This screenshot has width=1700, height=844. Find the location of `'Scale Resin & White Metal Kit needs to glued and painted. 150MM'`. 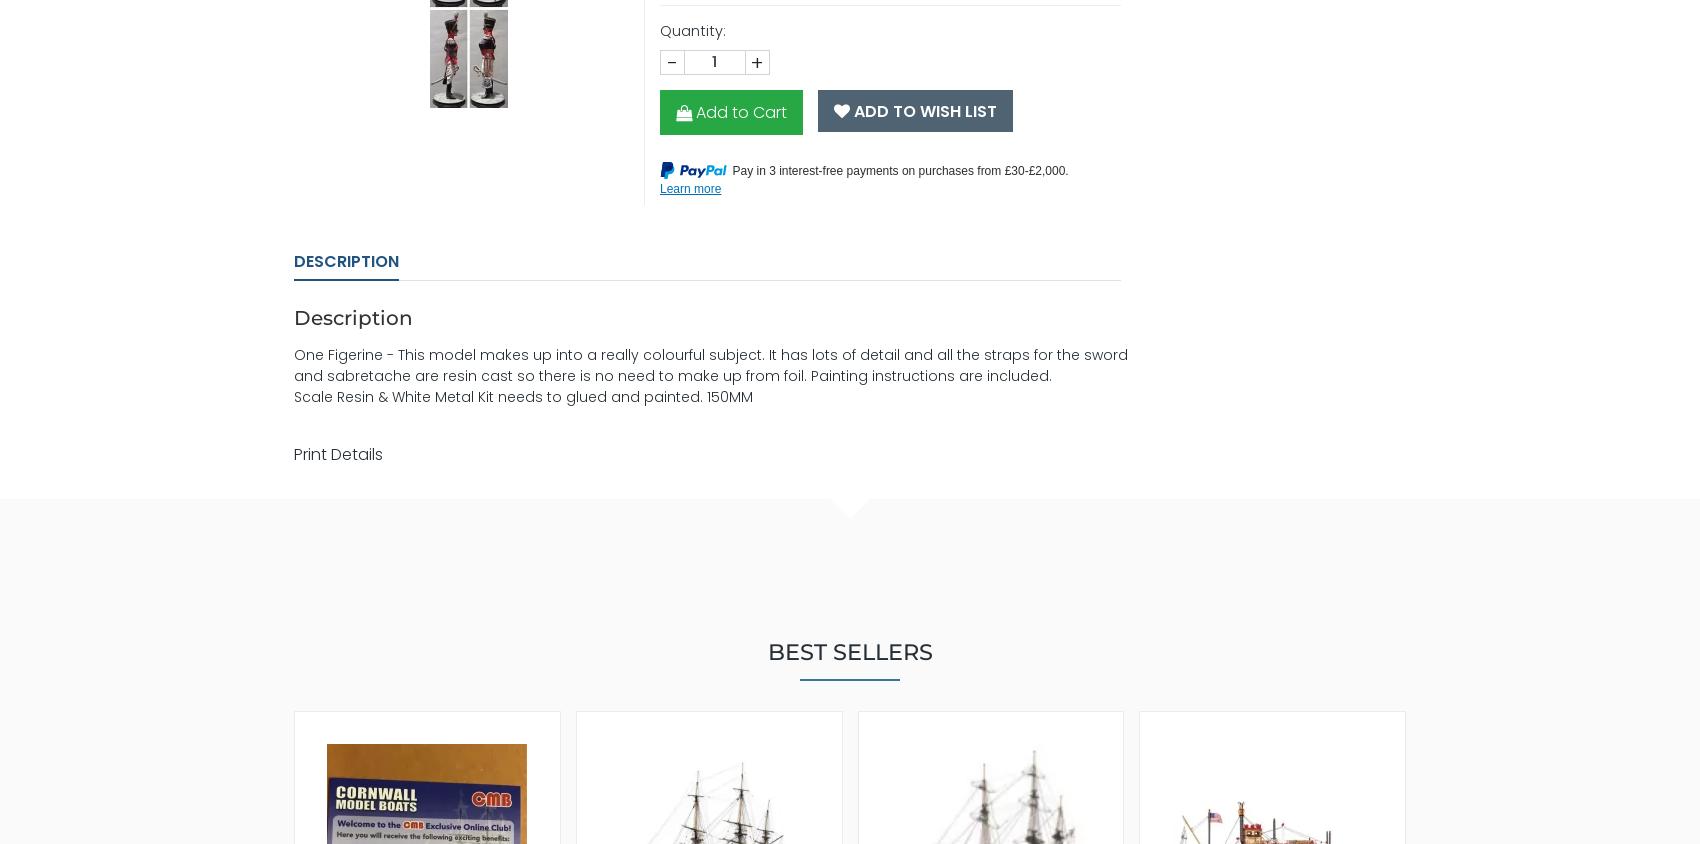

'Scale Resin & White Metal Kit needs to glued and painted. 150MM' is located at coordinates (523, 396).